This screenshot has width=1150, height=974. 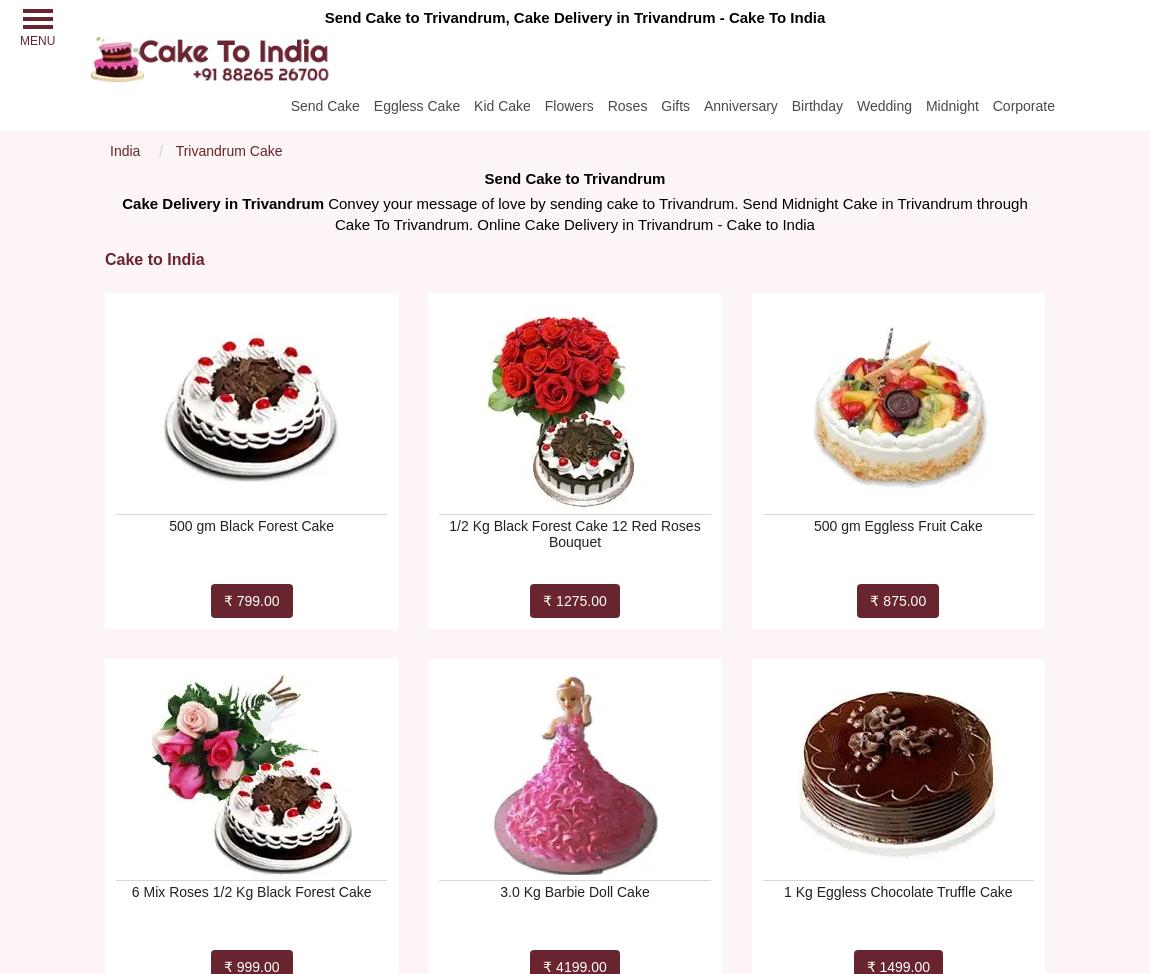 What do you see at coordinates (782, 891) in the screenshot?
I see `'1 Kg Eggless Chocolate Truffle Cake'` at bounding box center [782, 891].